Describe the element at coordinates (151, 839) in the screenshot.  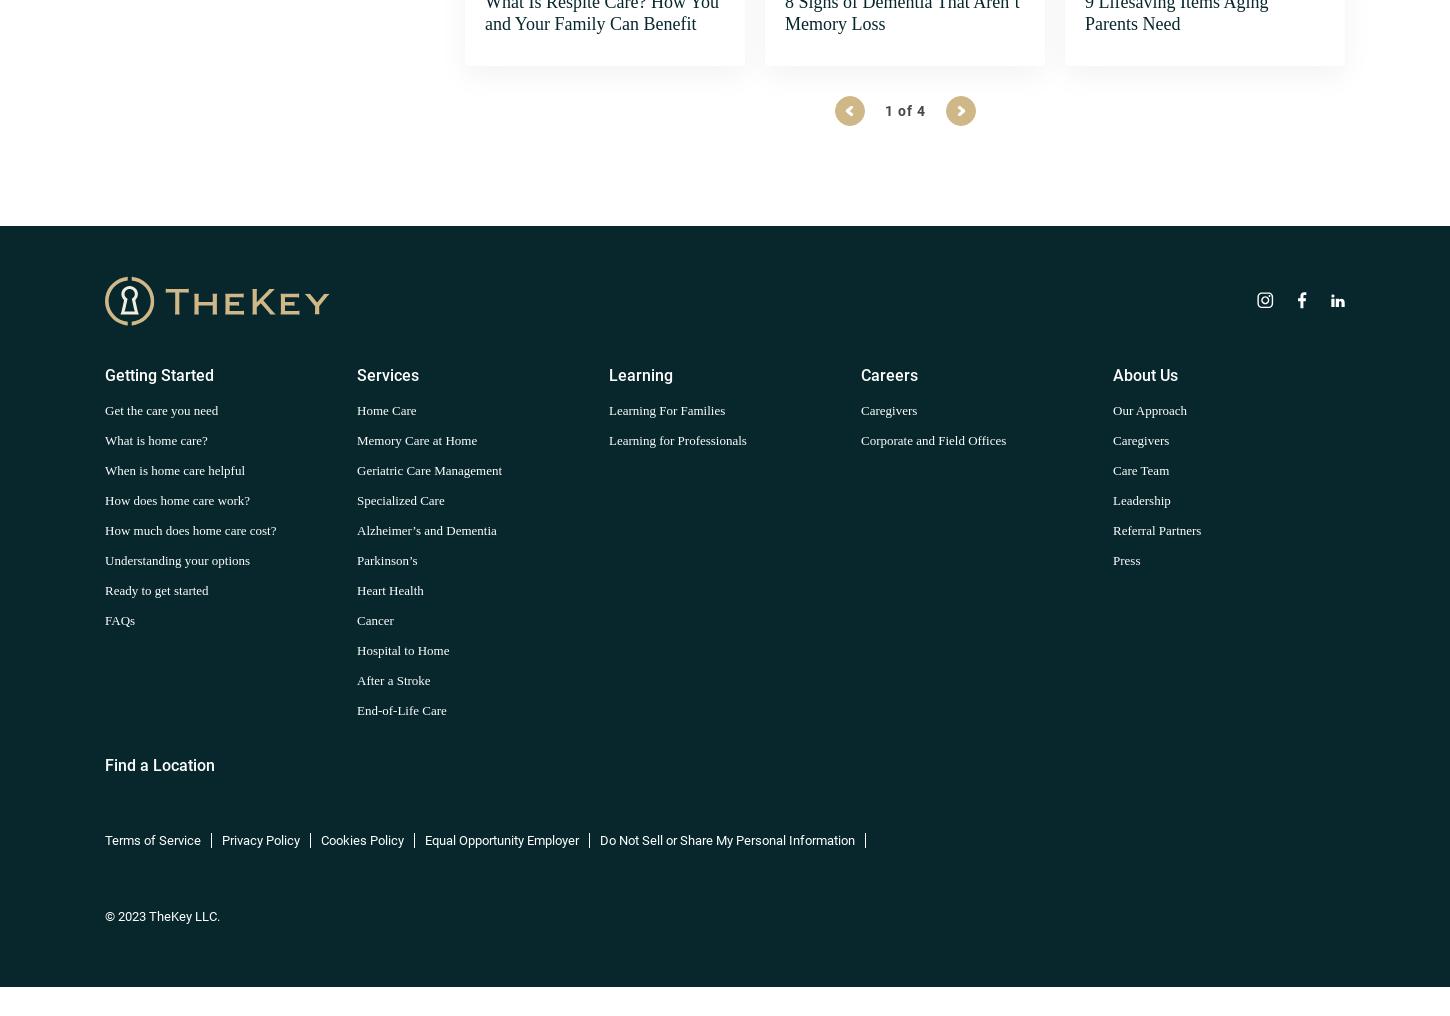
I see `'Terms of Service'` at that location.